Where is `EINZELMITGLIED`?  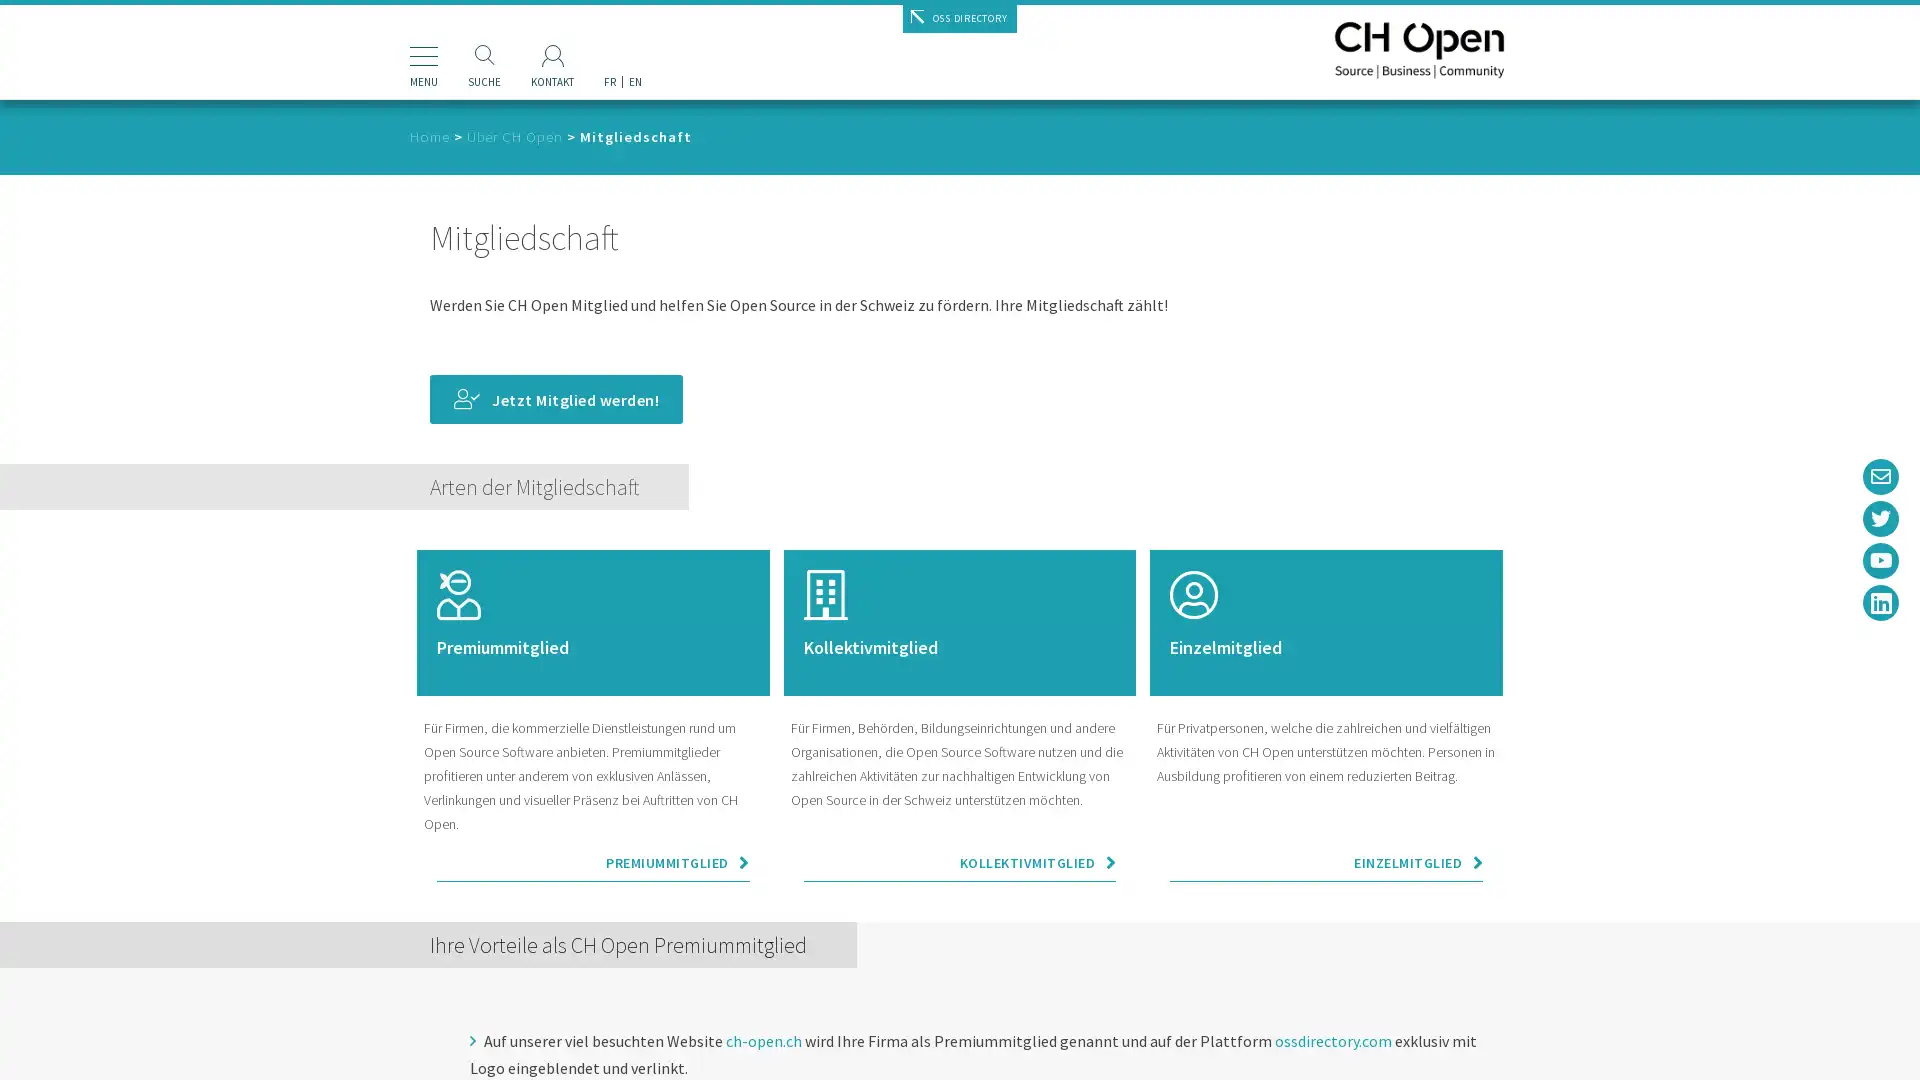
EINZELMITGLIED is located at coordinates (1326, 866).